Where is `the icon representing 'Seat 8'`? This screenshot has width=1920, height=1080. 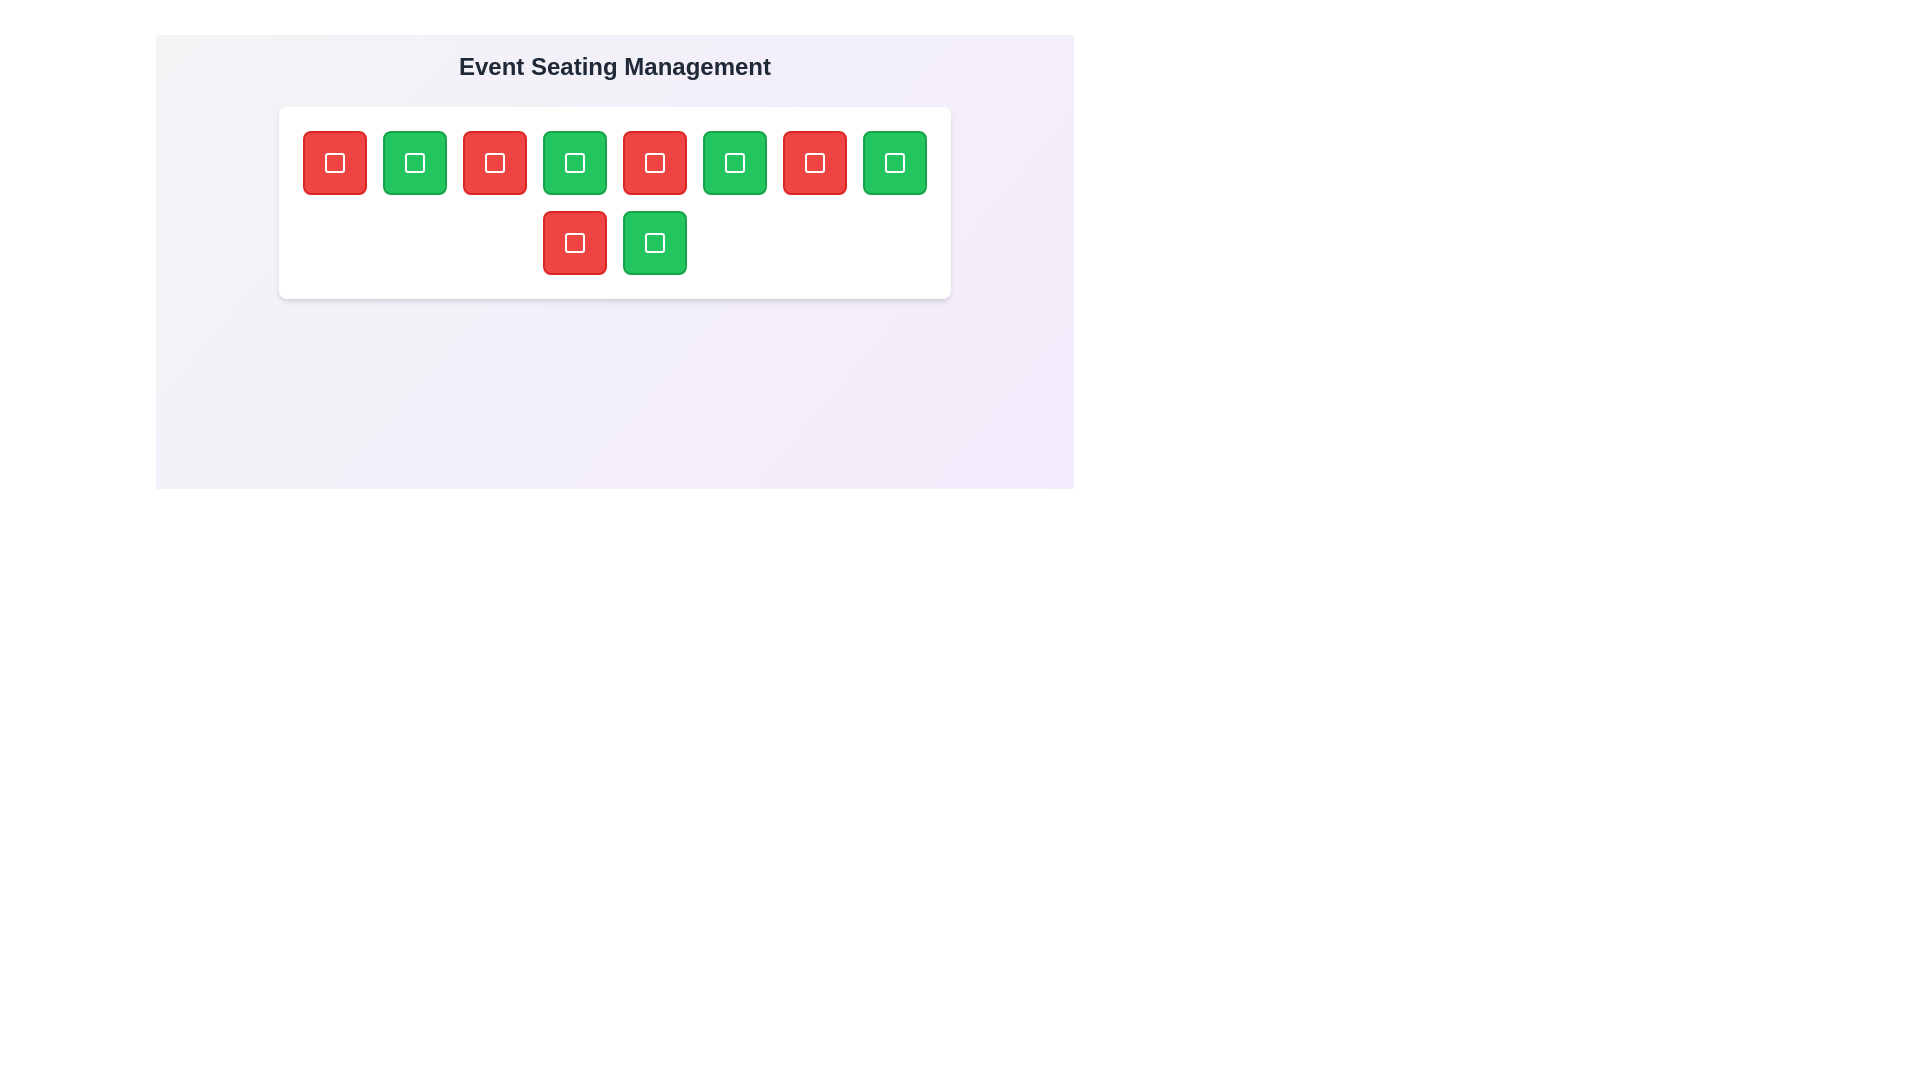 the icon representing 'Seat 8' is located at coordinates (893, 161).